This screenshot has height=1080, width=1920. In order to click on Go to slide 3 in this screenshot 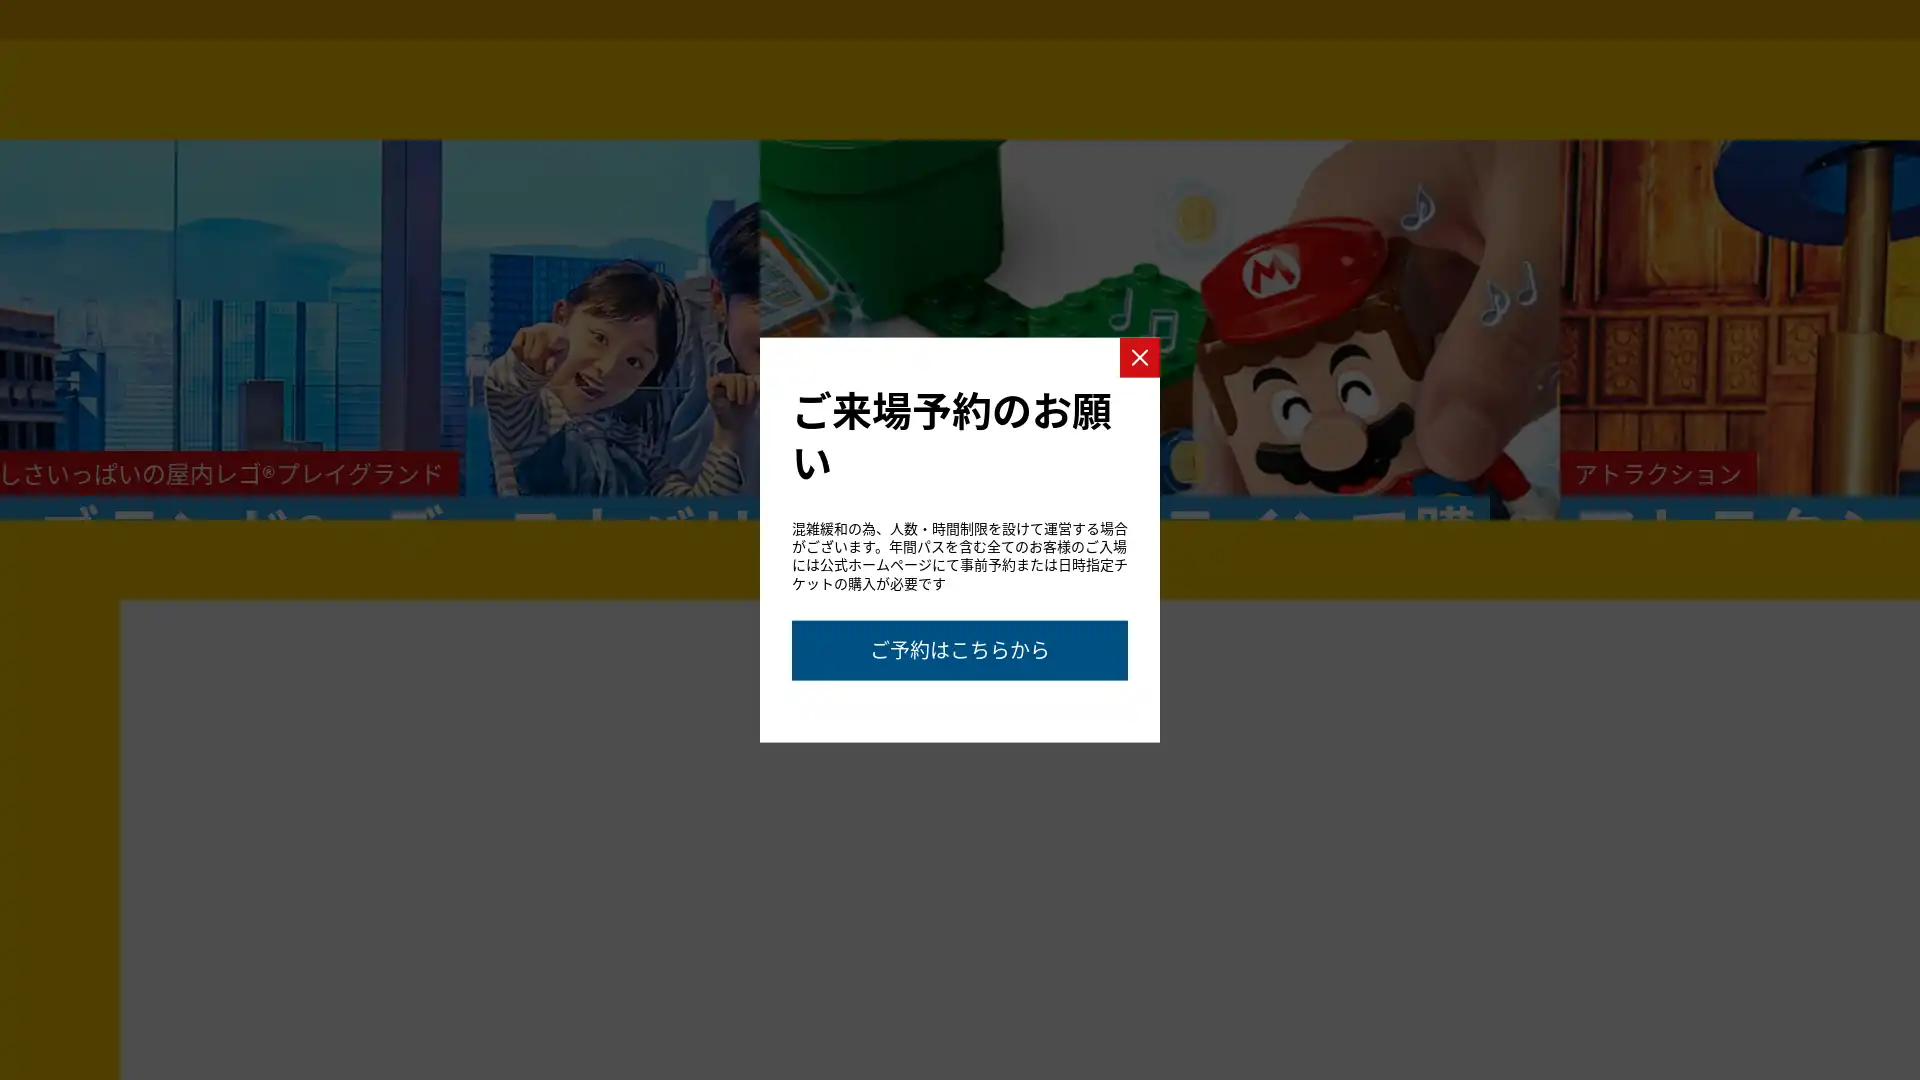, I will do `click(983, 774)`.